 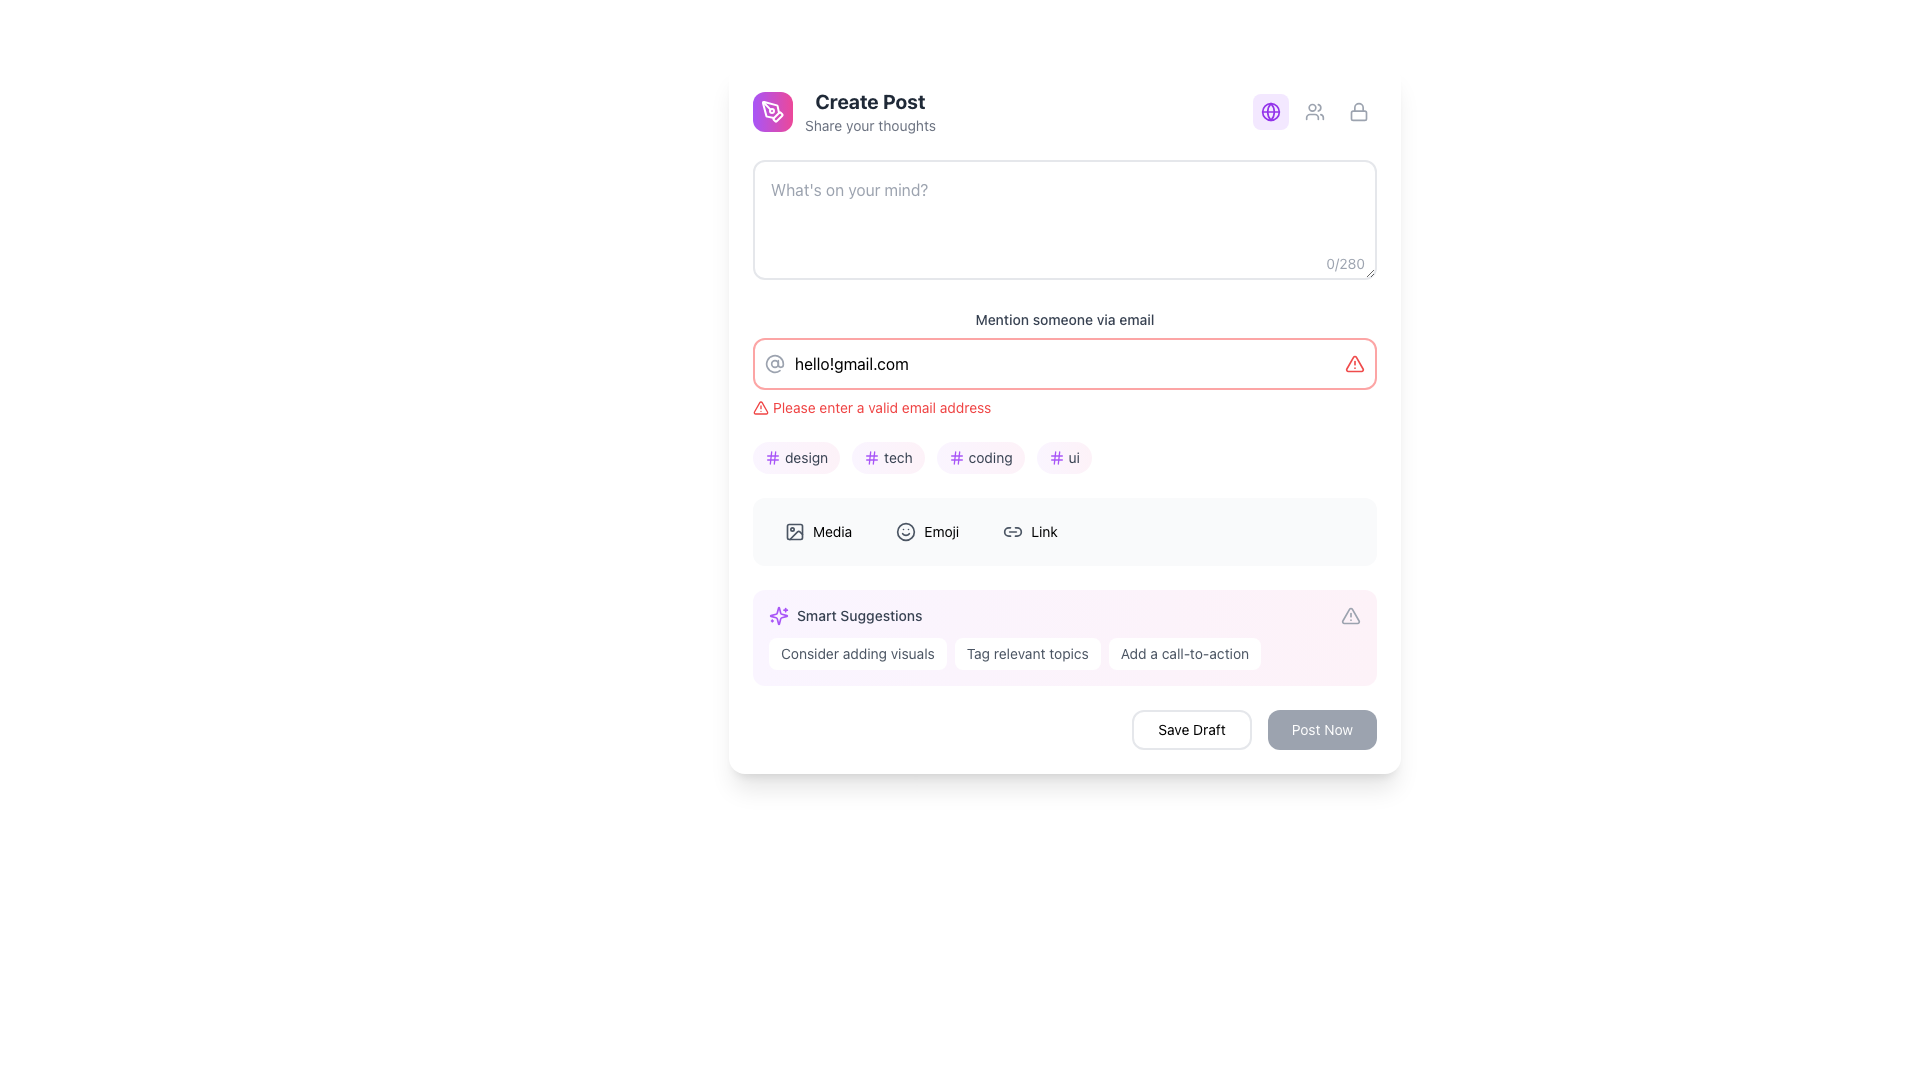 What do you see at coordinates (1315, 111) in the screenshot?
I see `the user management button located at the top-right corner of the interface` at bounding box center [1315, 111].